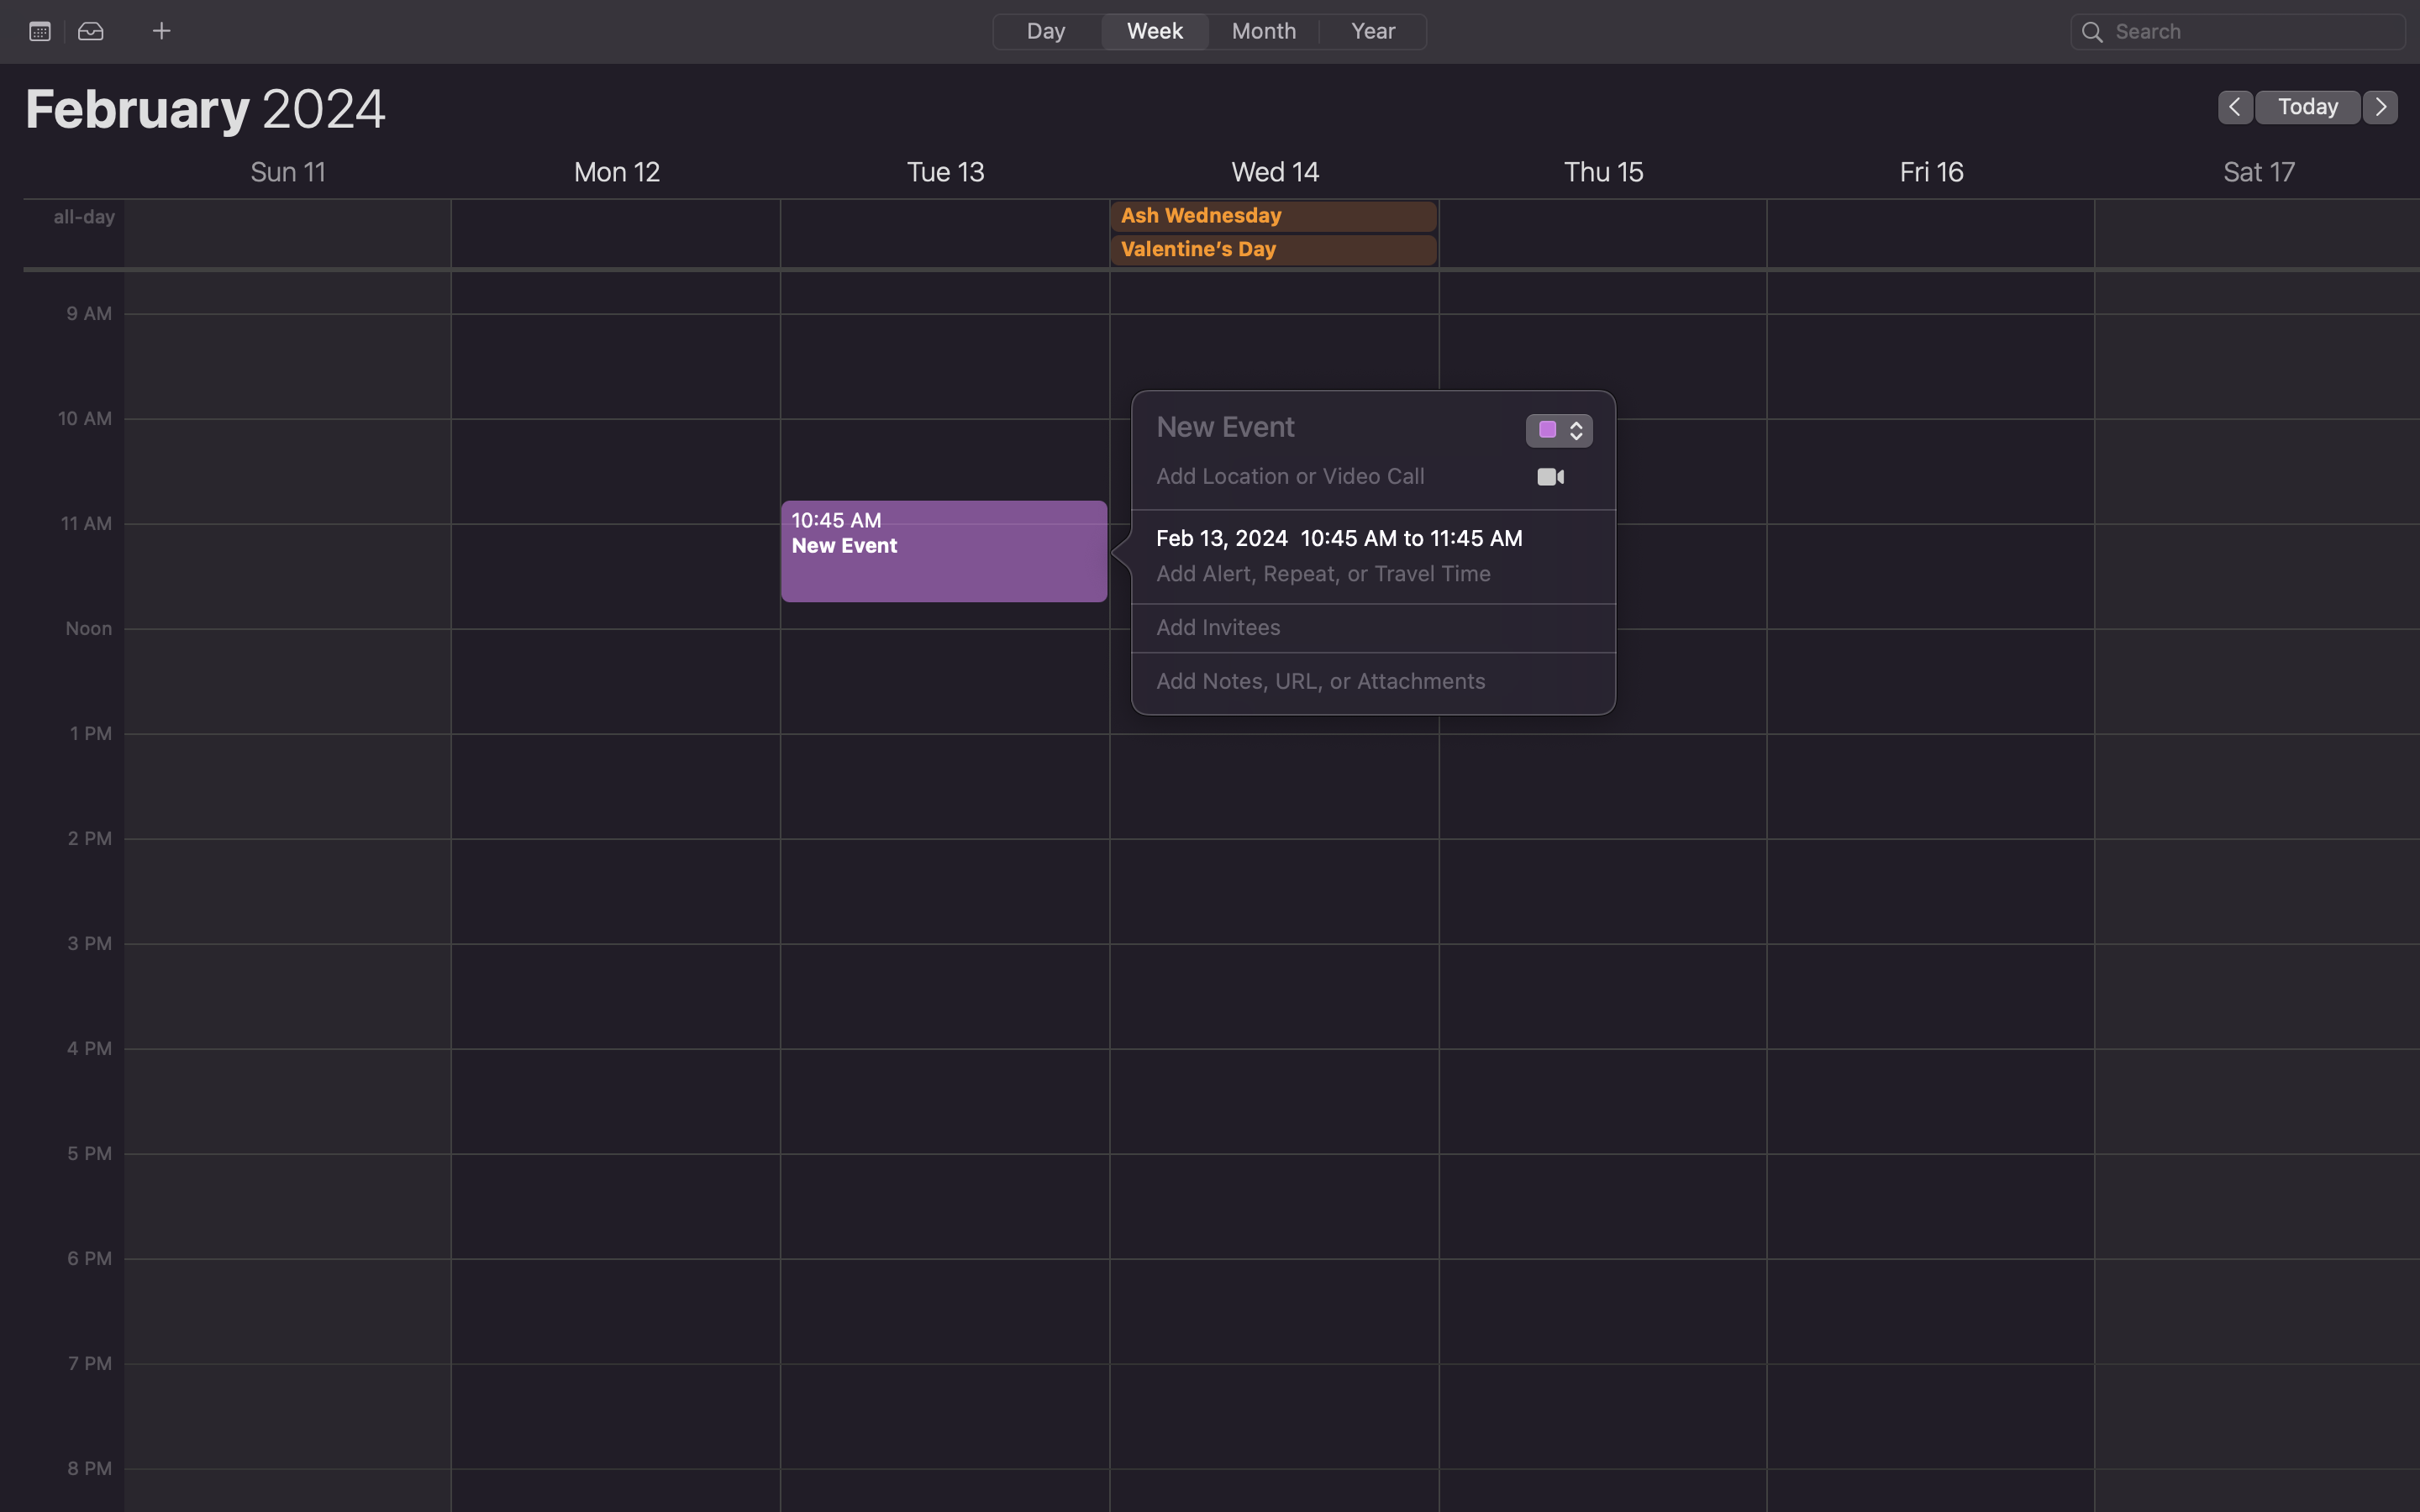 Image resolution: width=2420 pixels, height=1512 pixels. Describe the element at coordinates (1326, 483) in the screenshot. I see `Register "Gates Hillman Center" as a new location` at that location.